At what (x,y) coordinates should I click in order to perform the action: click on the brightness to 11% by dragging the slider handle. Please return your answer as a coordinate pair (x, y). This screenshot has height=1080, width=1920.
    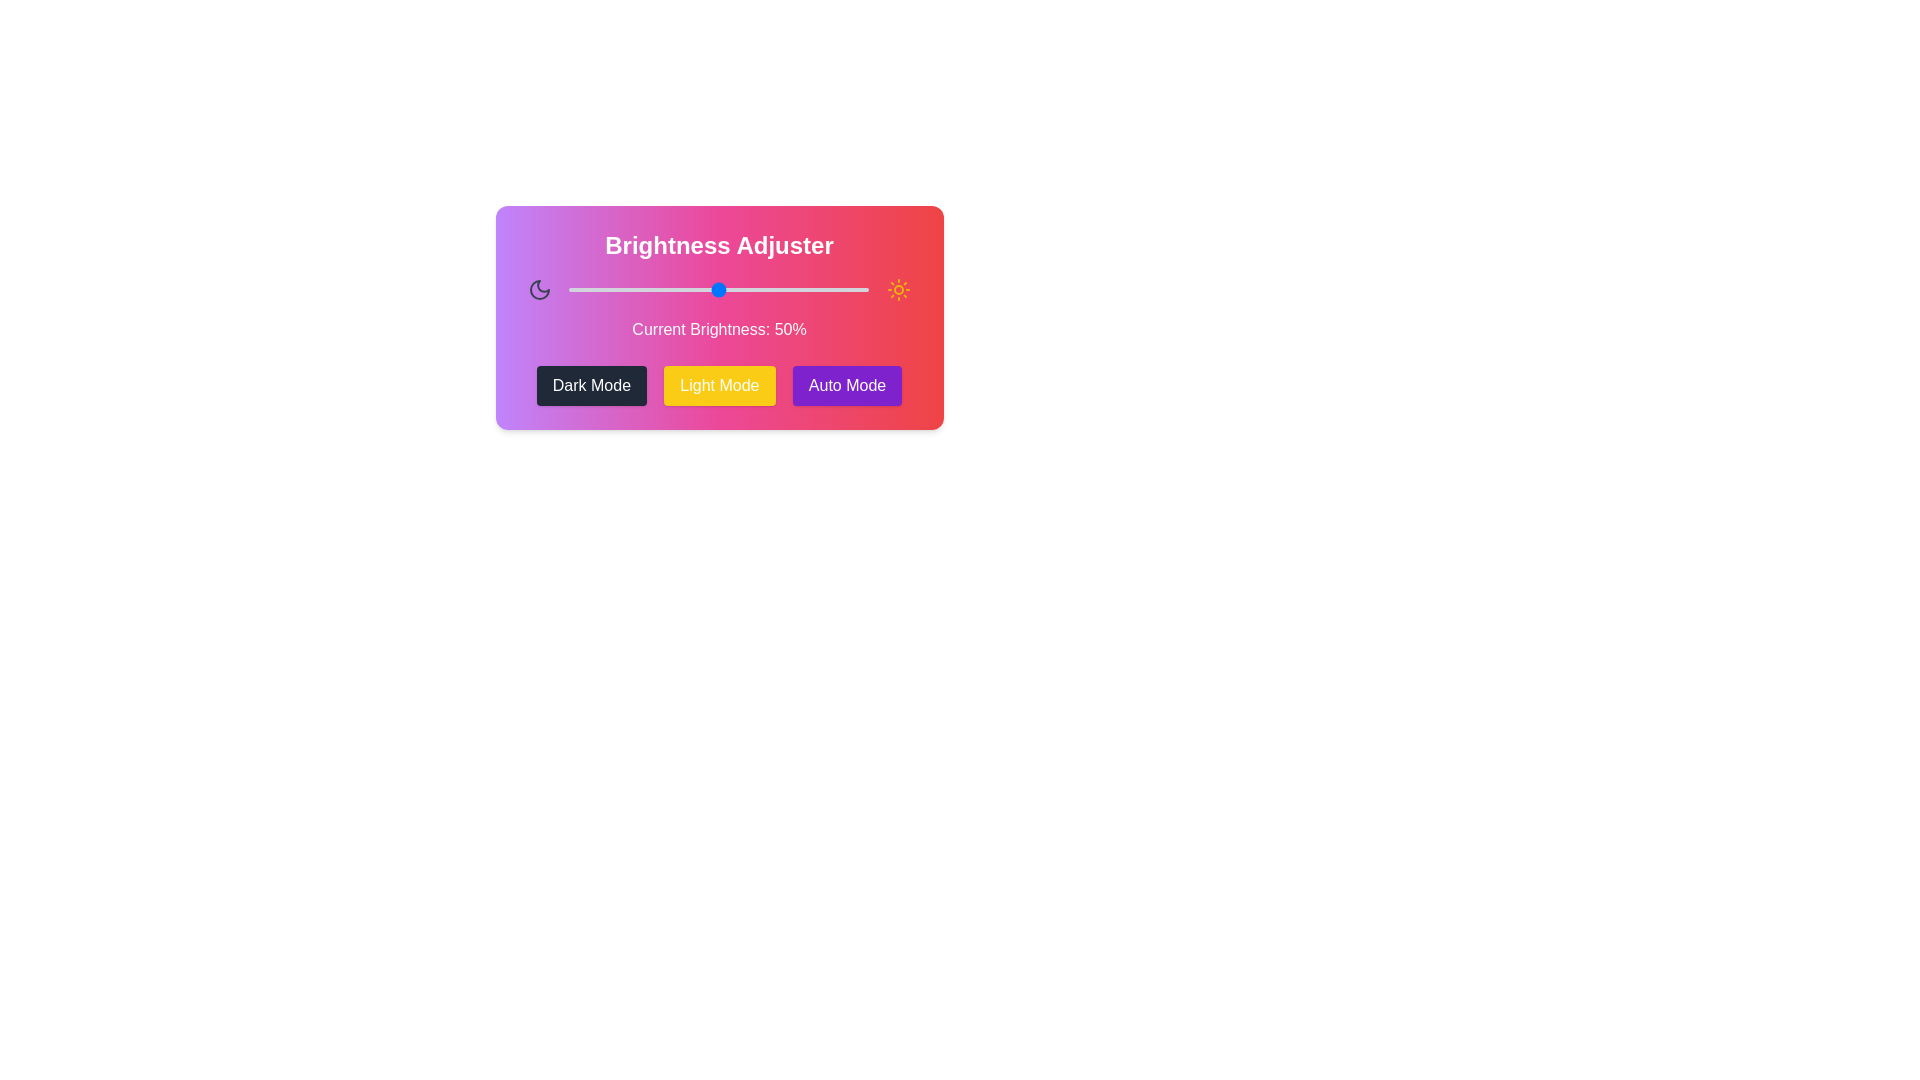
    Looking at the image, I should click on (601, 289).